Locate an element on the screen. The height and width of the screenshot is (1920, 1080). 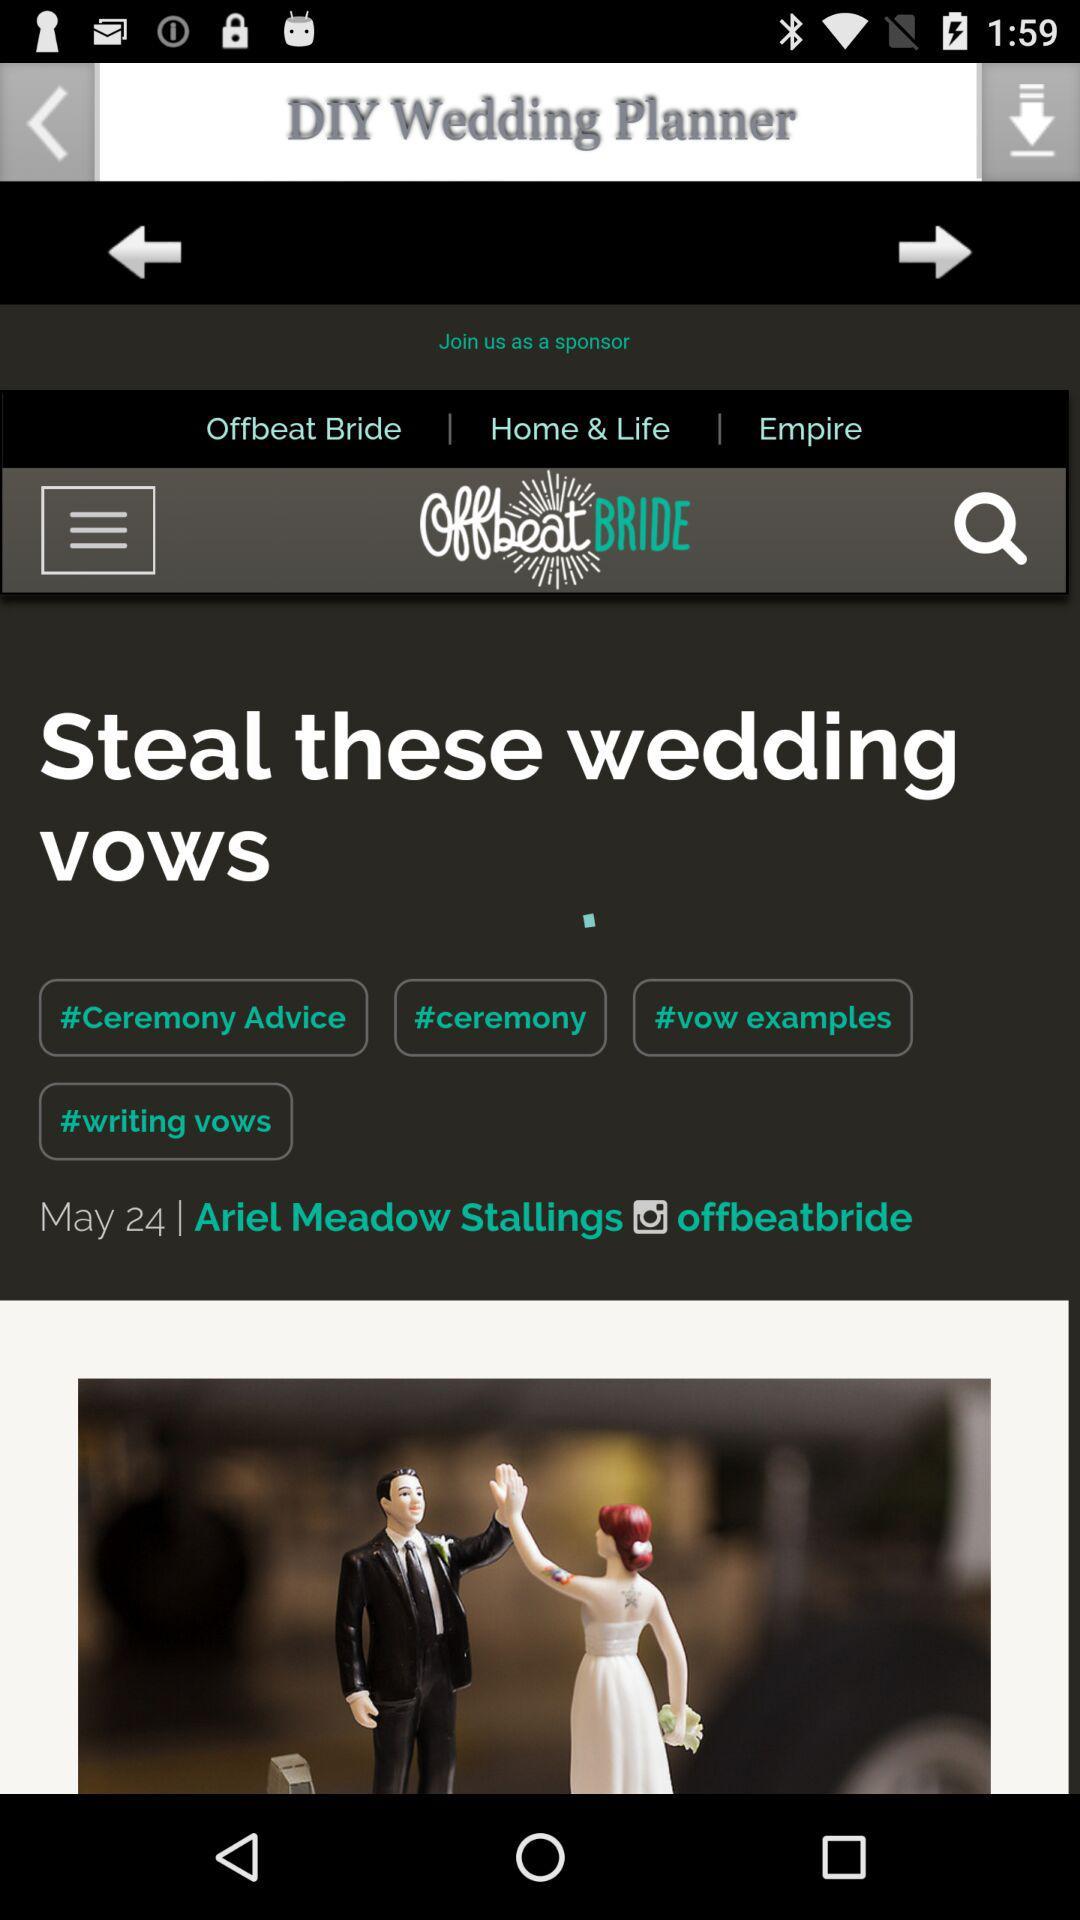
forword is located at coordinates (935, 252).